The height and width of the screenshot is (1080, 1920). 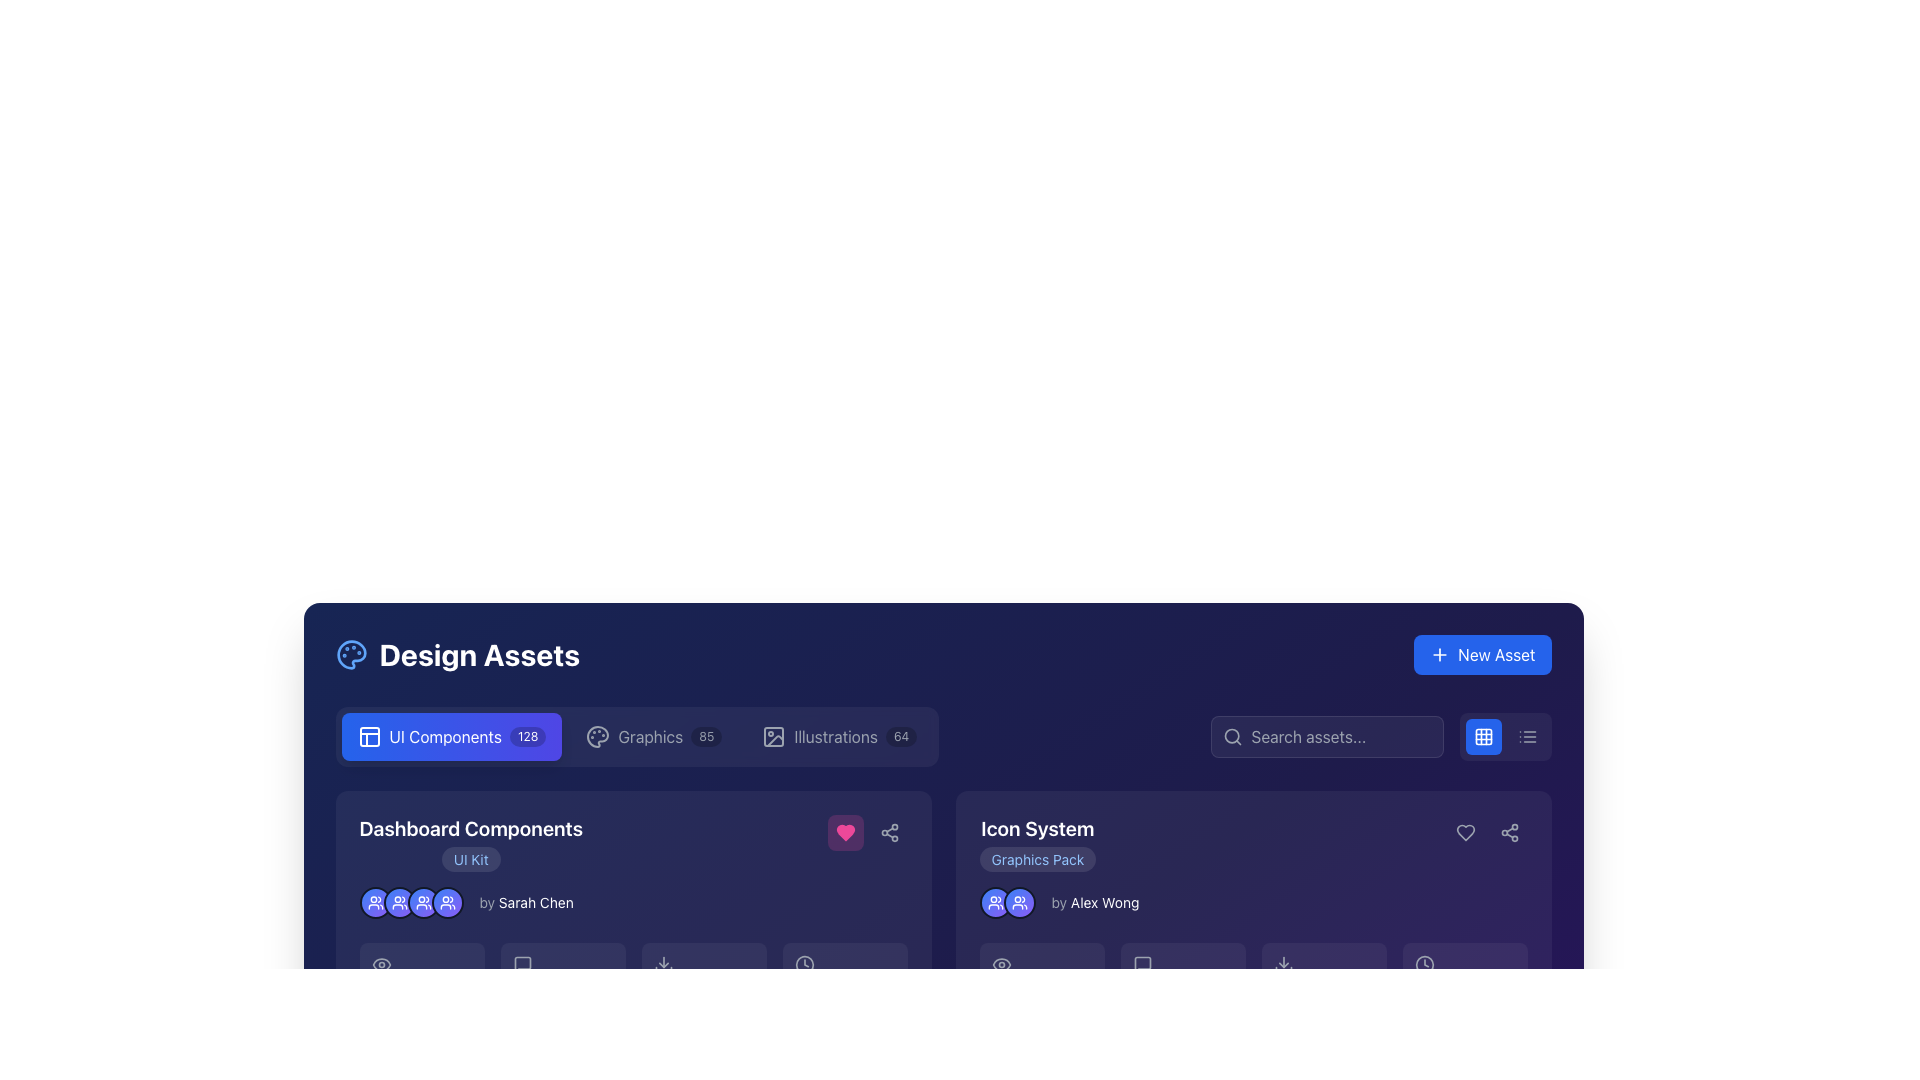 I want to click on the heart-shaped icon located in the upper-right area of the 'Dashboard Components' card, so click(x=845, y=833).